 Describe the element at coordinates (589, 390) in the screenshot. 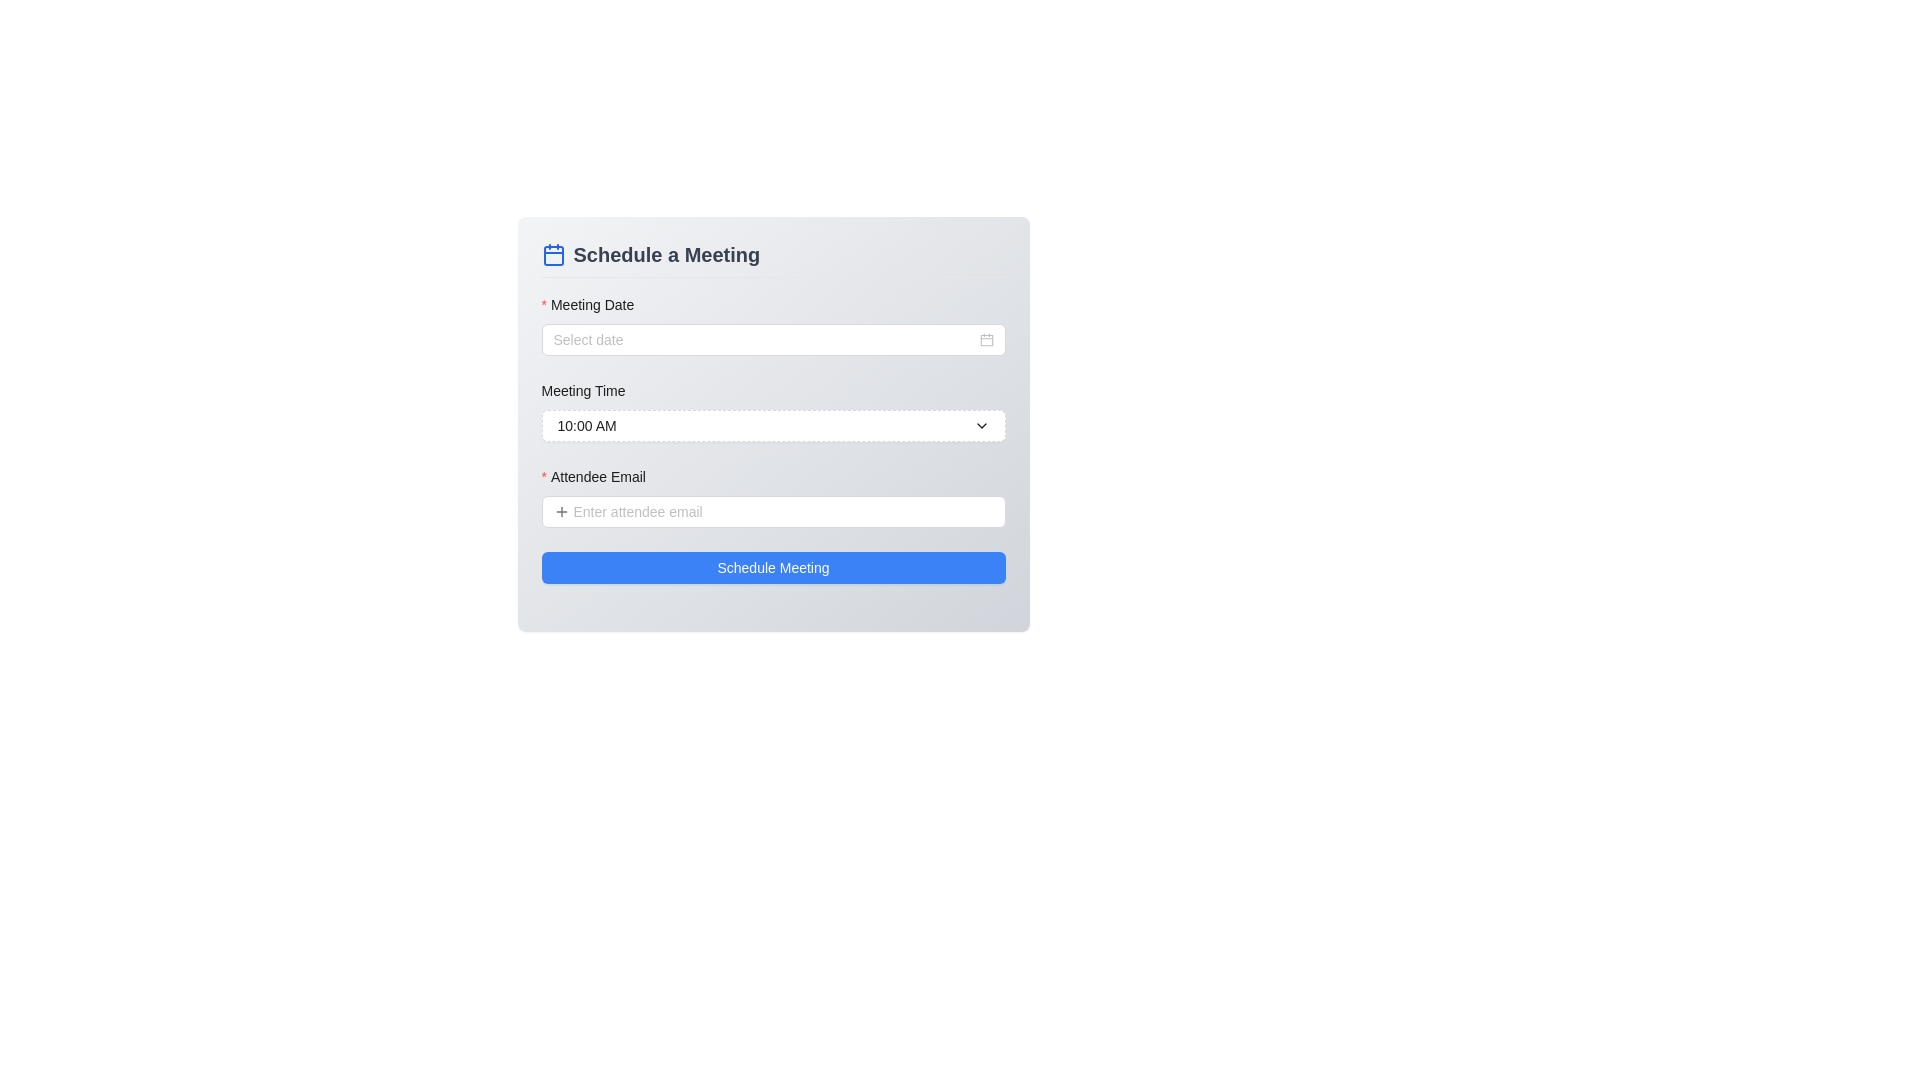

I see `the 'Meeting Time' label element, which is styled in black sans-serif font and is positioned directly beneath the 'Meeting Date' section` at that location.